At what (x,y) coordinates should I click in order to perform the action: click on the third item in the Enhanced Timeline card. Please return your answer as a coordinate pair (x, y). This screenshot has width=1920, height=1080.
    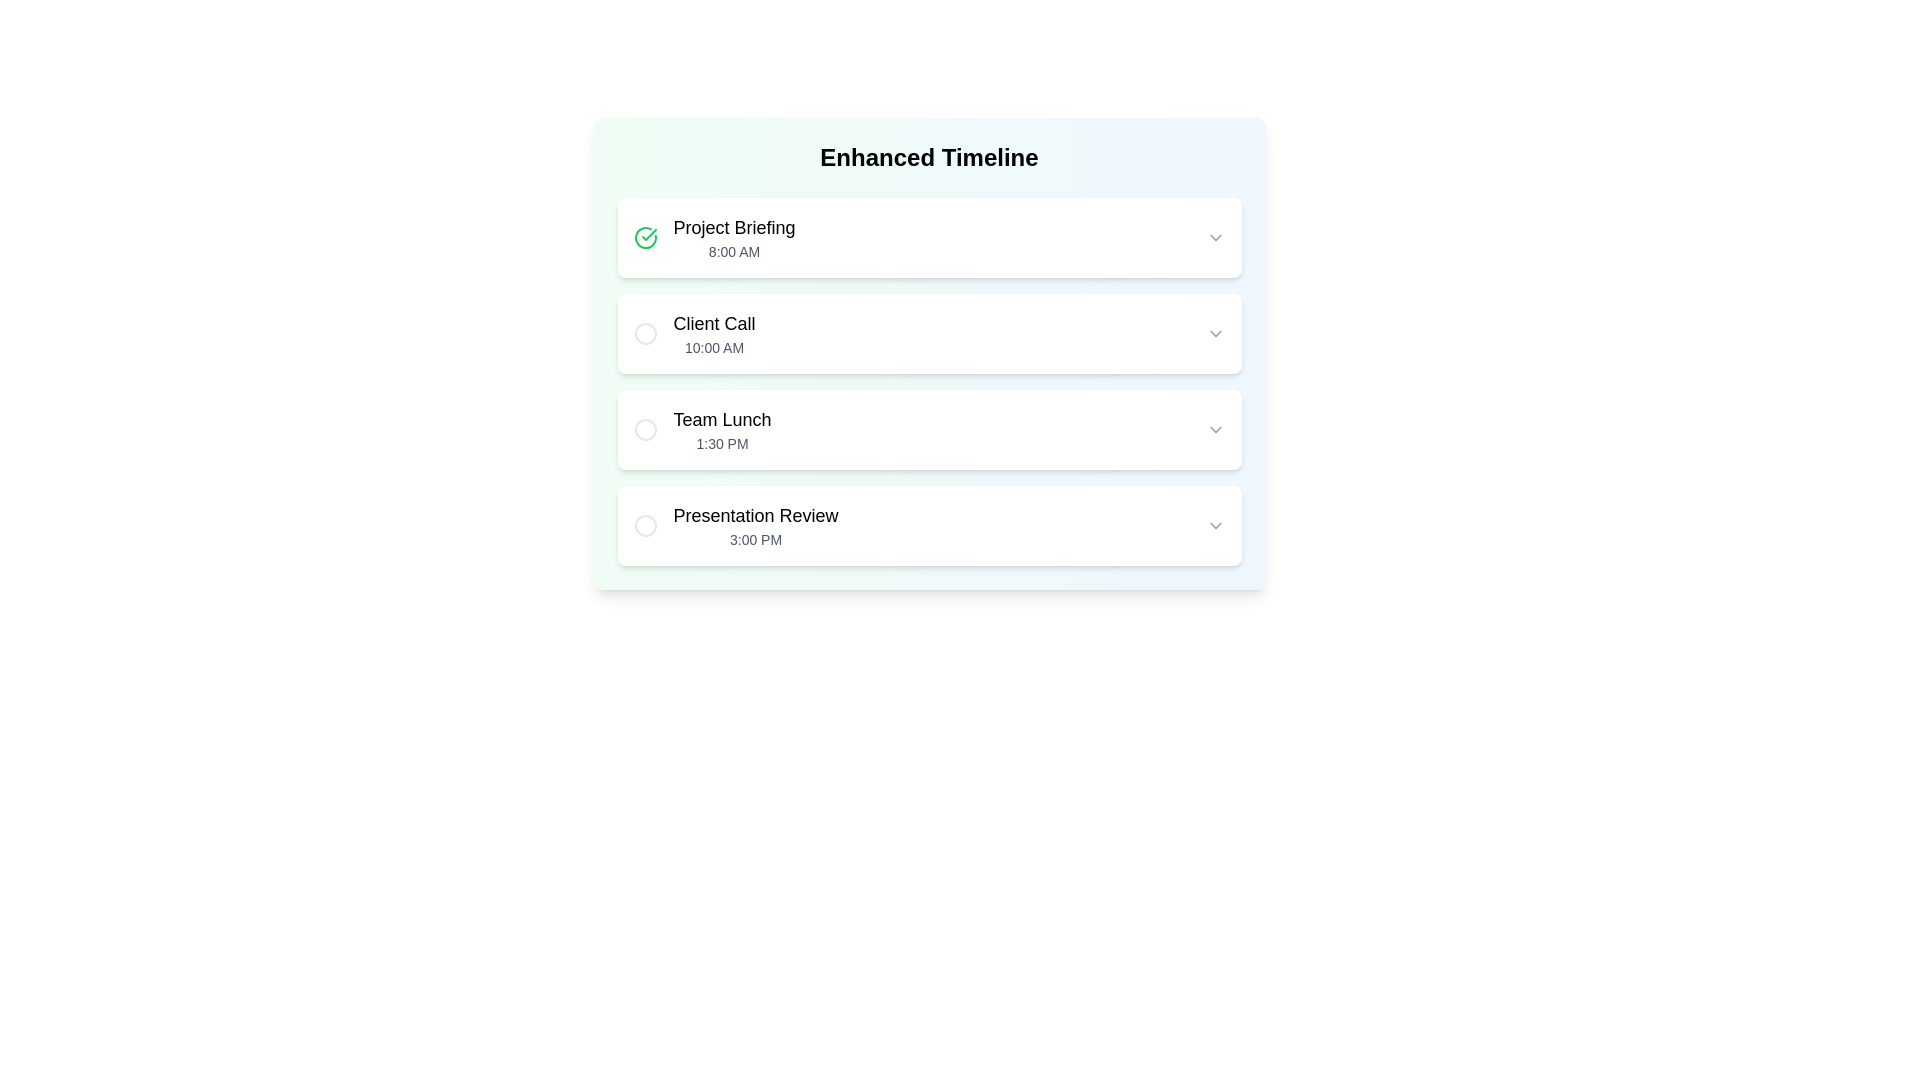
    Looking at the image, I should click on (928, 428).